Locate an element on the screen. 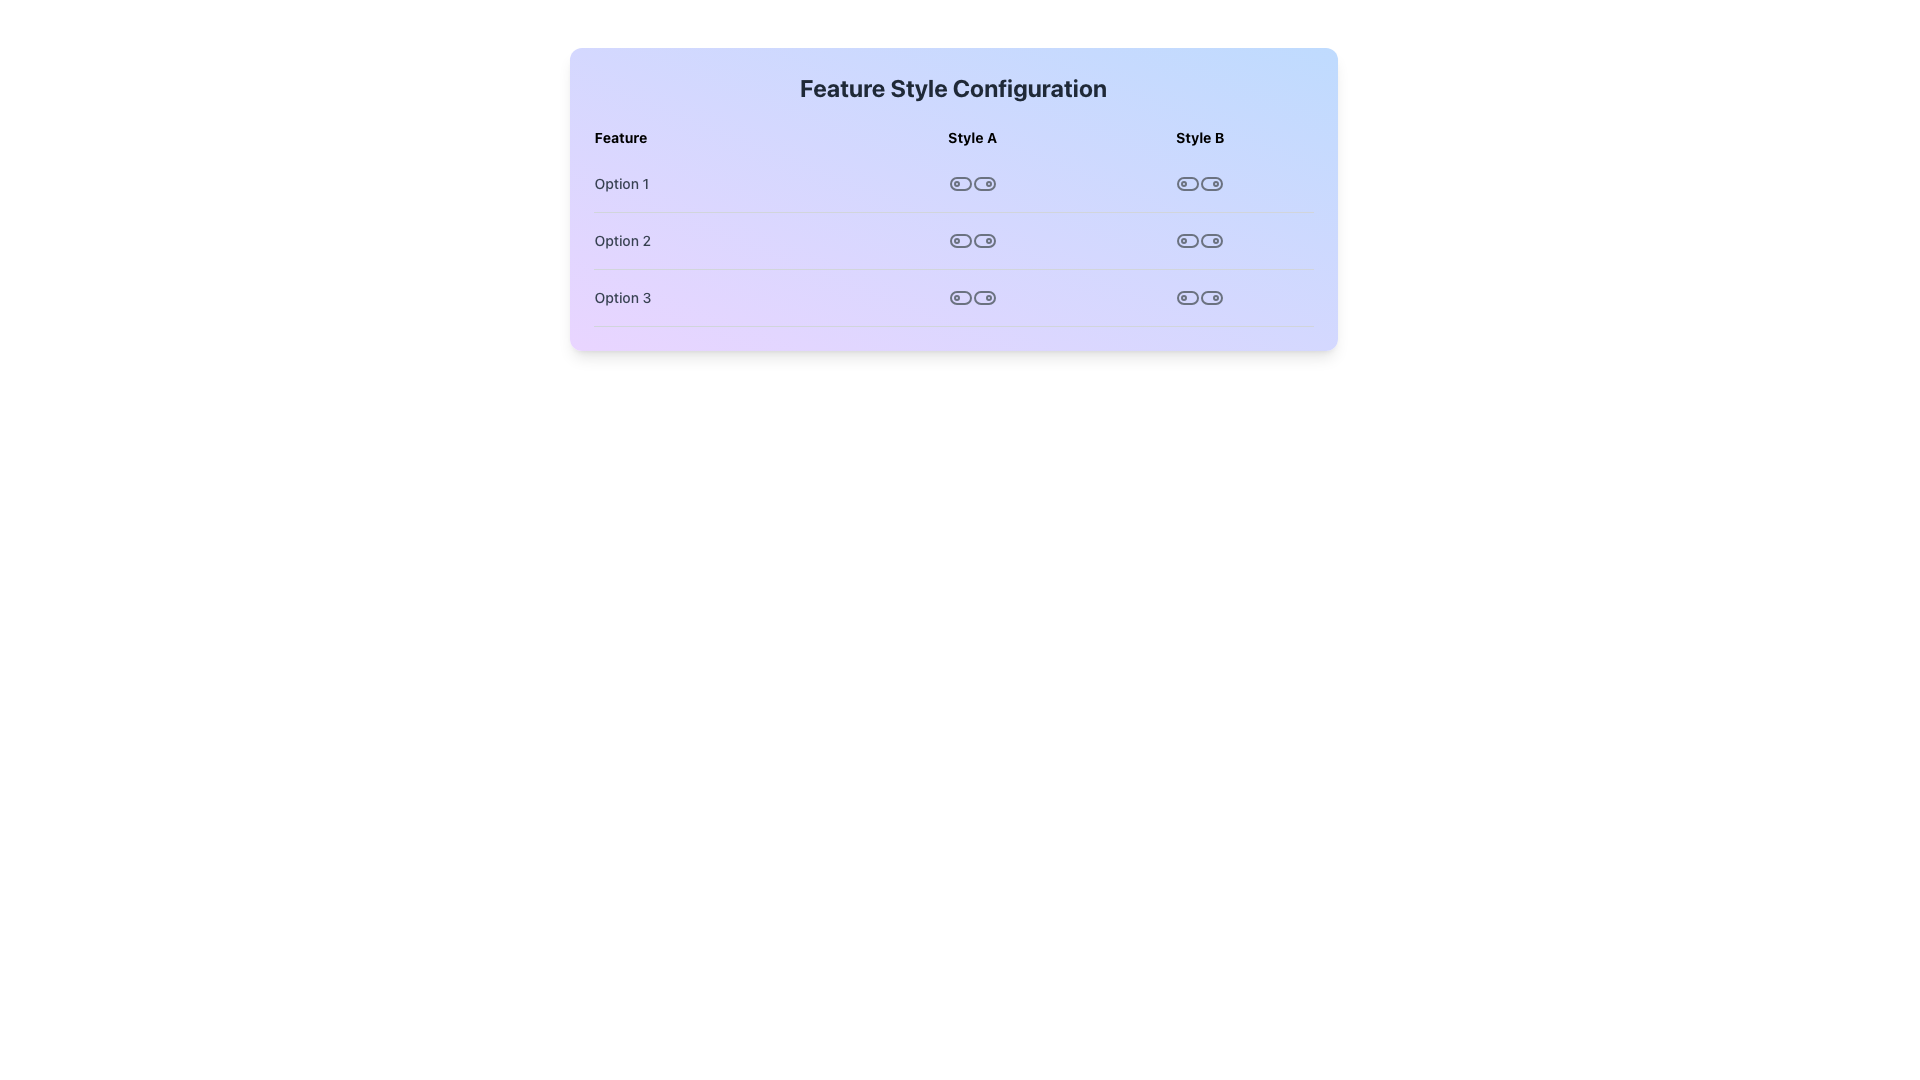  the decorative rounded rectangle that is part of the toggle switch indicator for 'Style B' in the first row of the 'Feature Style Configuration' table is located at coordinates (1188, 184).